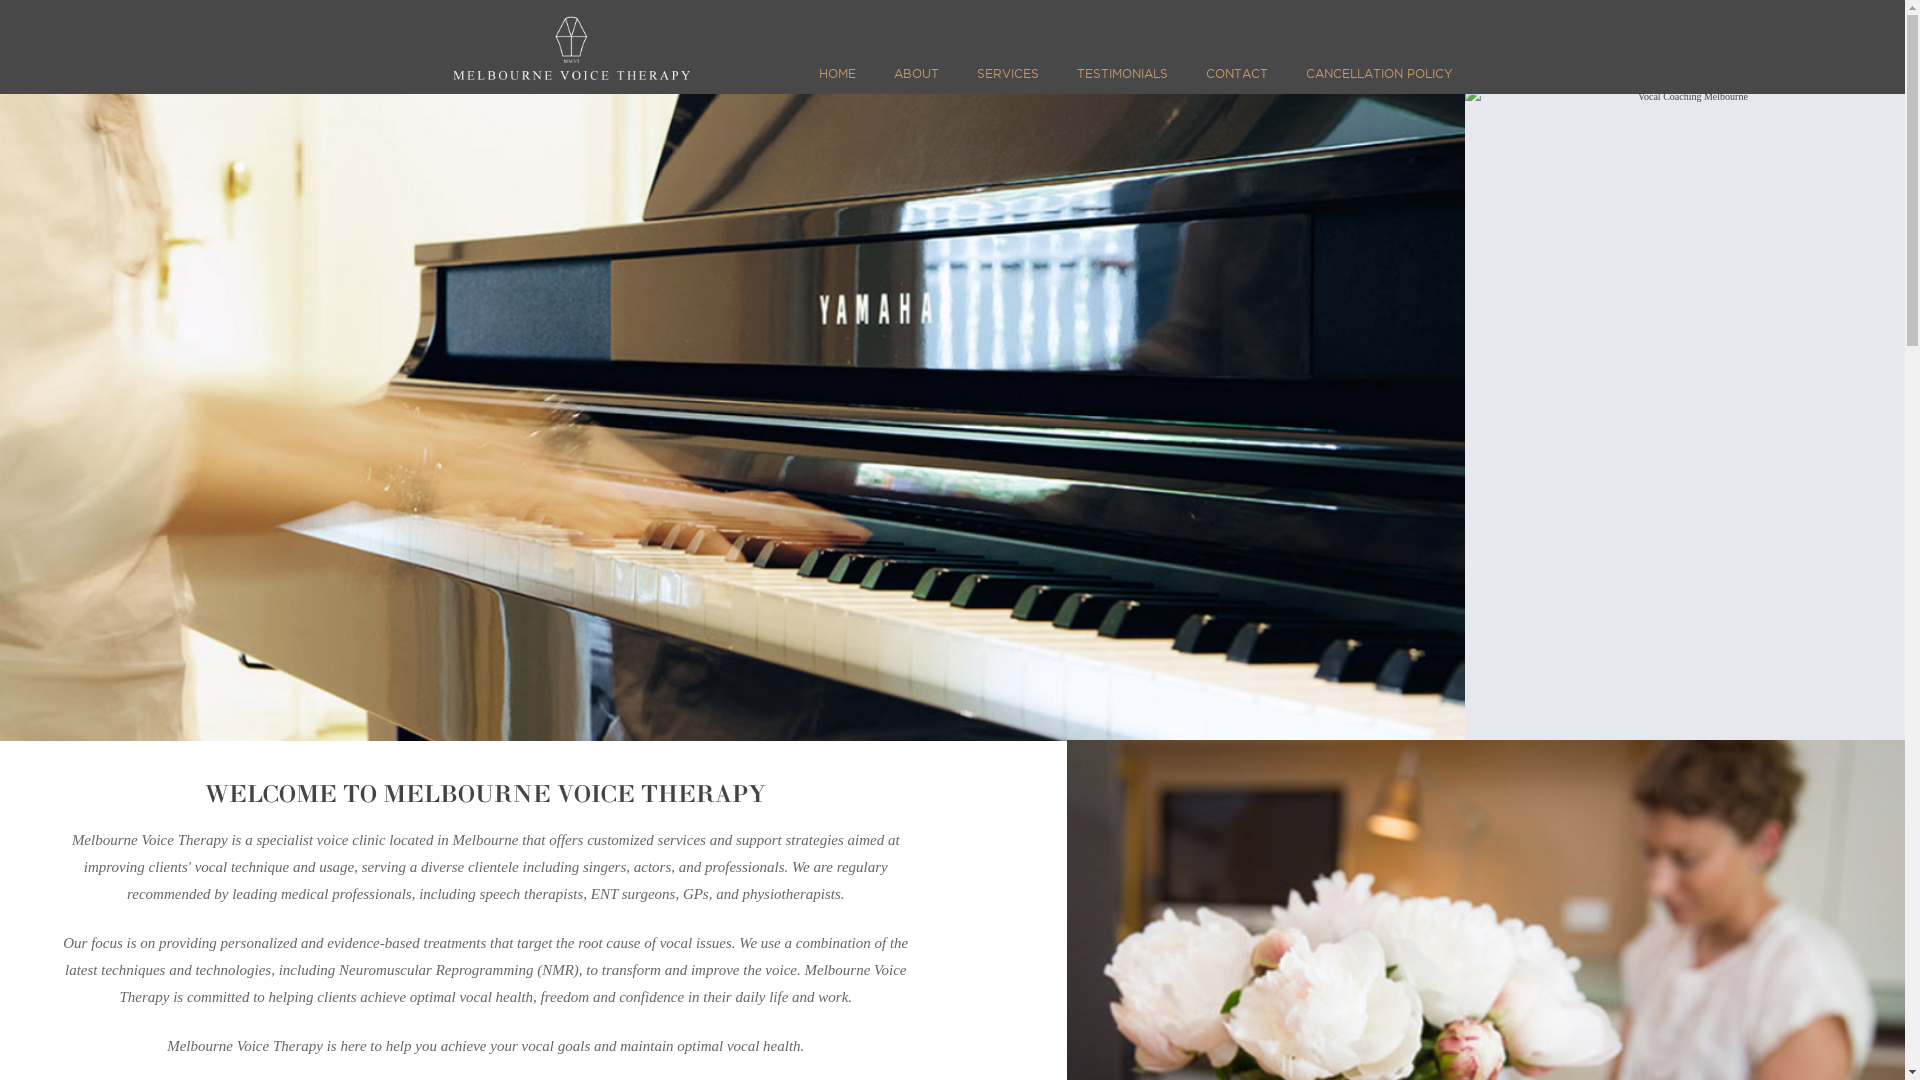 The image size is (1920, 1080). What do you see at coordinates (1007, 80) in the screenshot?
I see `'SERVICES'` at bounding box center [1007, 80].